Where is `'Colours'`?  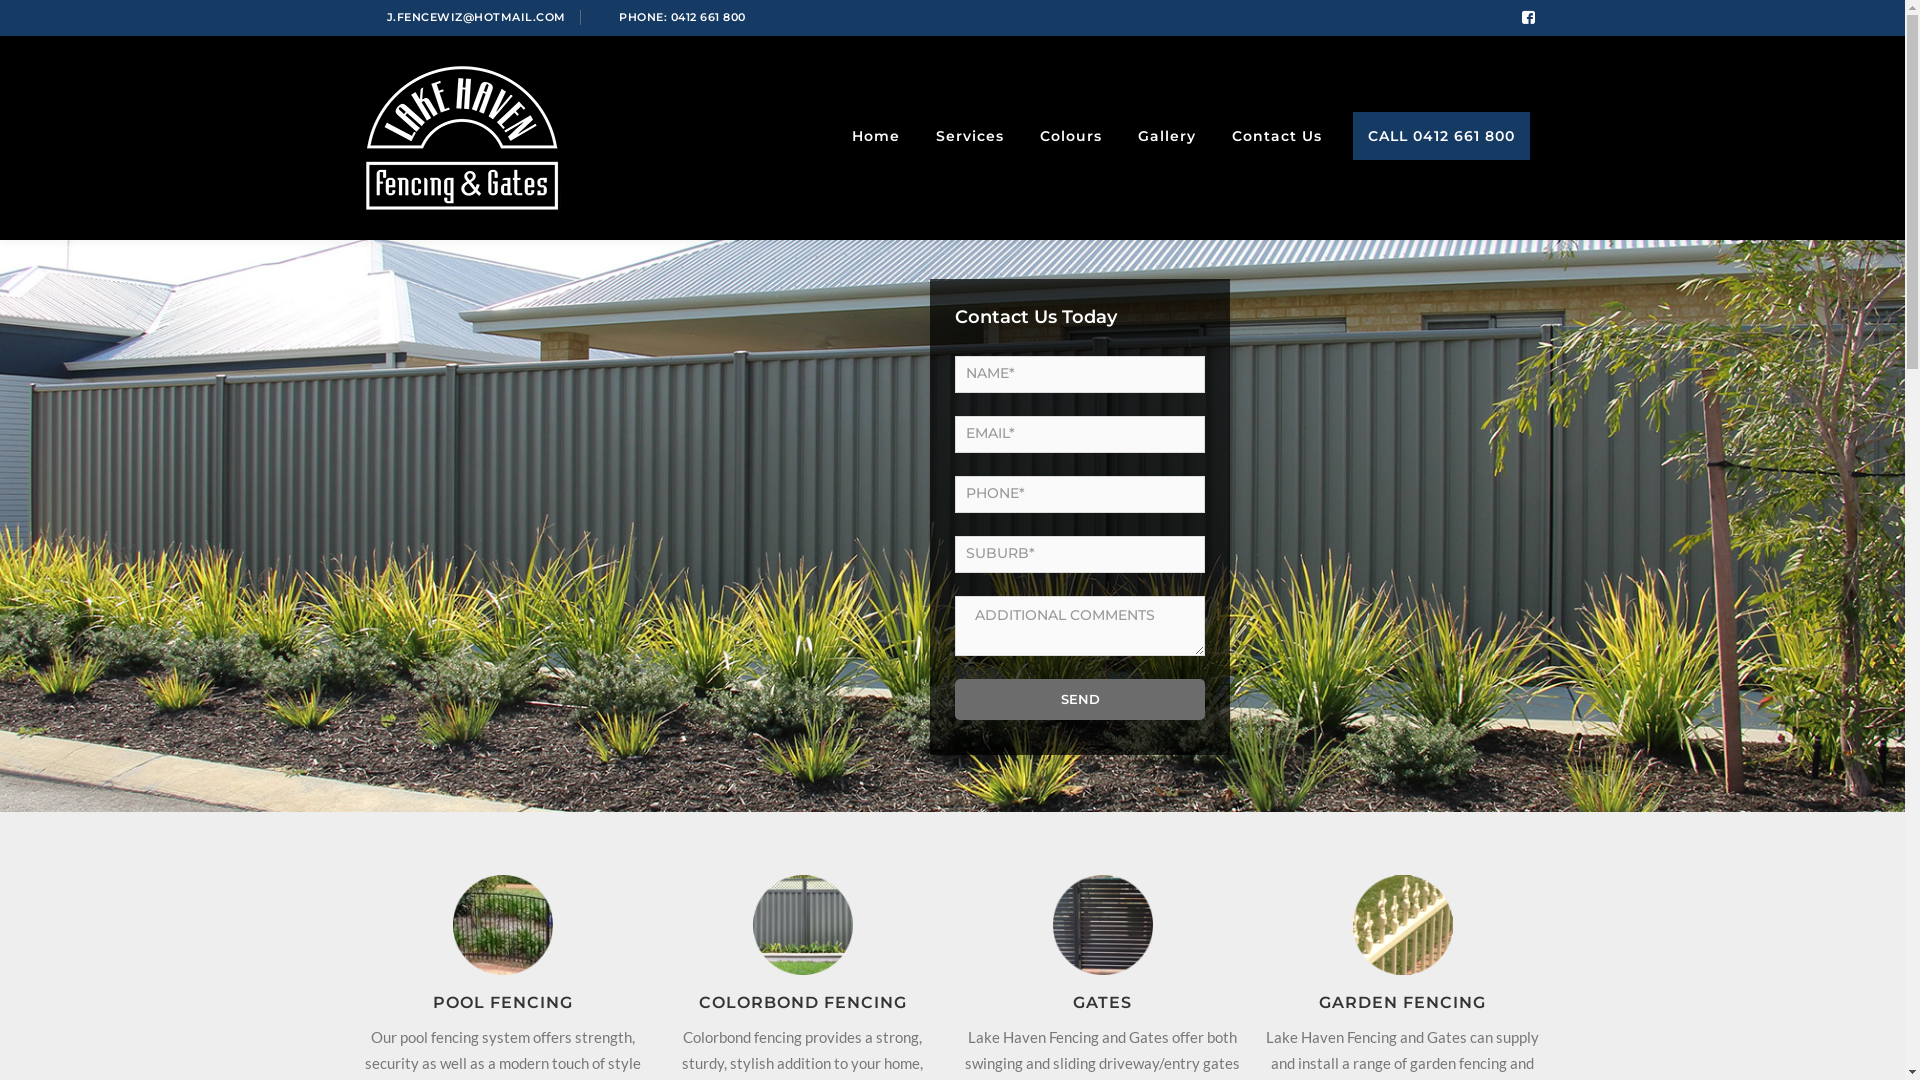
'Colours' is located at coordinates (1069, 135).